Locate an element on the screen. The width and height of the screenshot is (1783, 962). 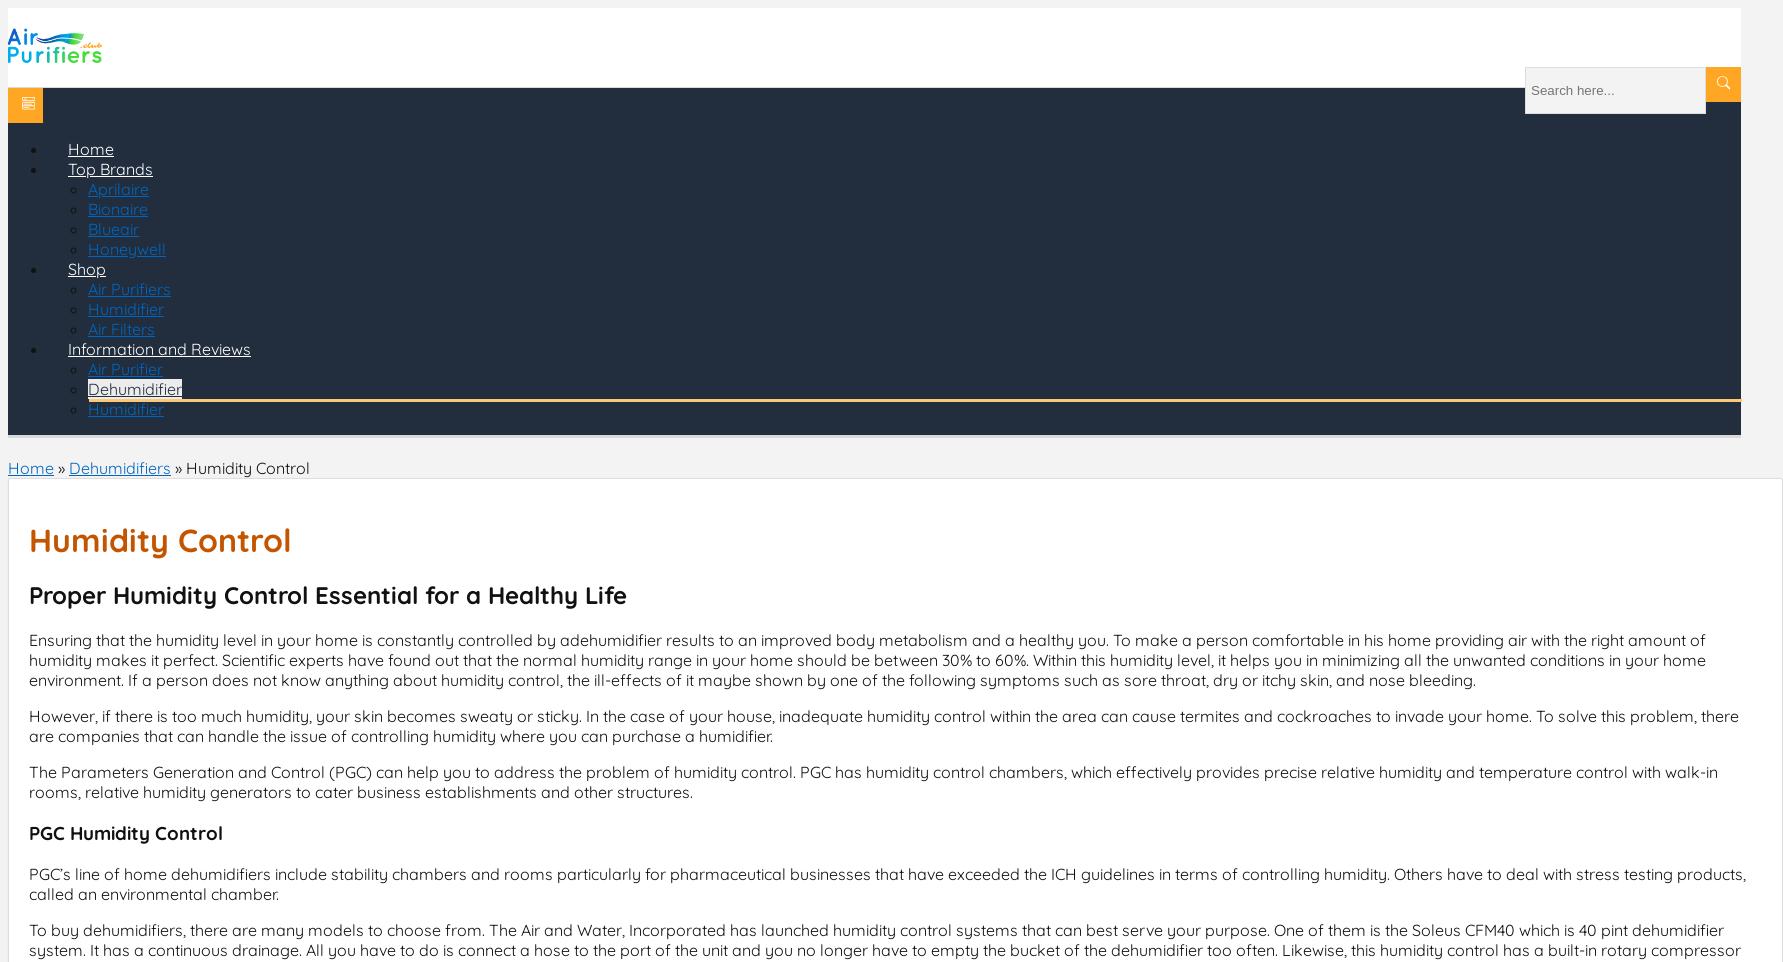
'Information and Reviews' is located at coordinates (158, 349).